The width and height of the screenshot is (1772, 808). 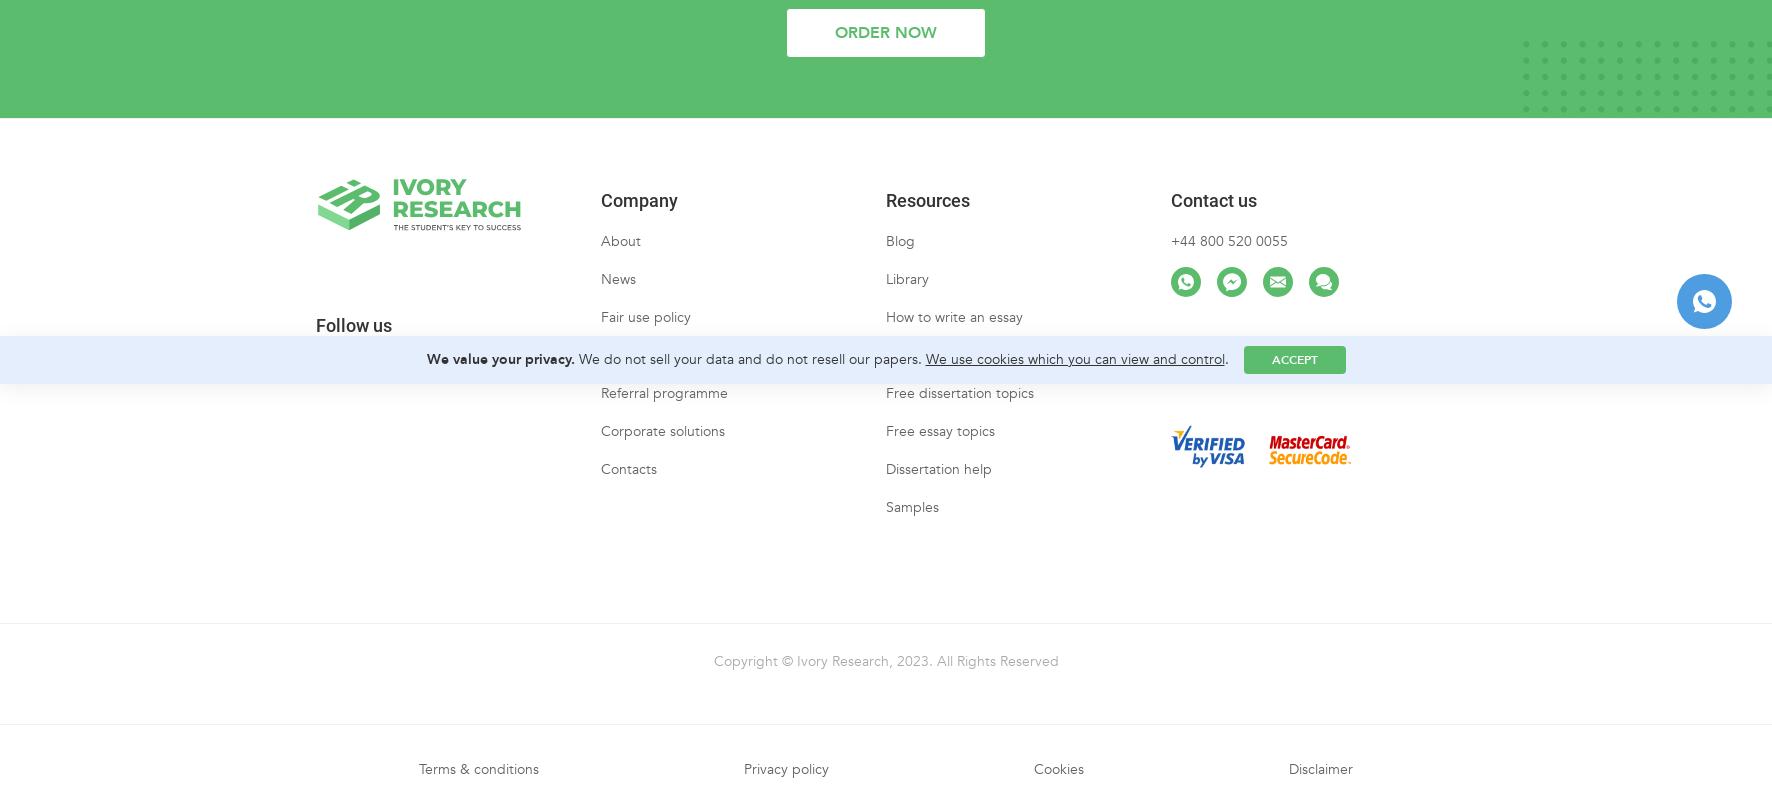 I want to click on 'Fair use policy', so click(x=646, y=334).